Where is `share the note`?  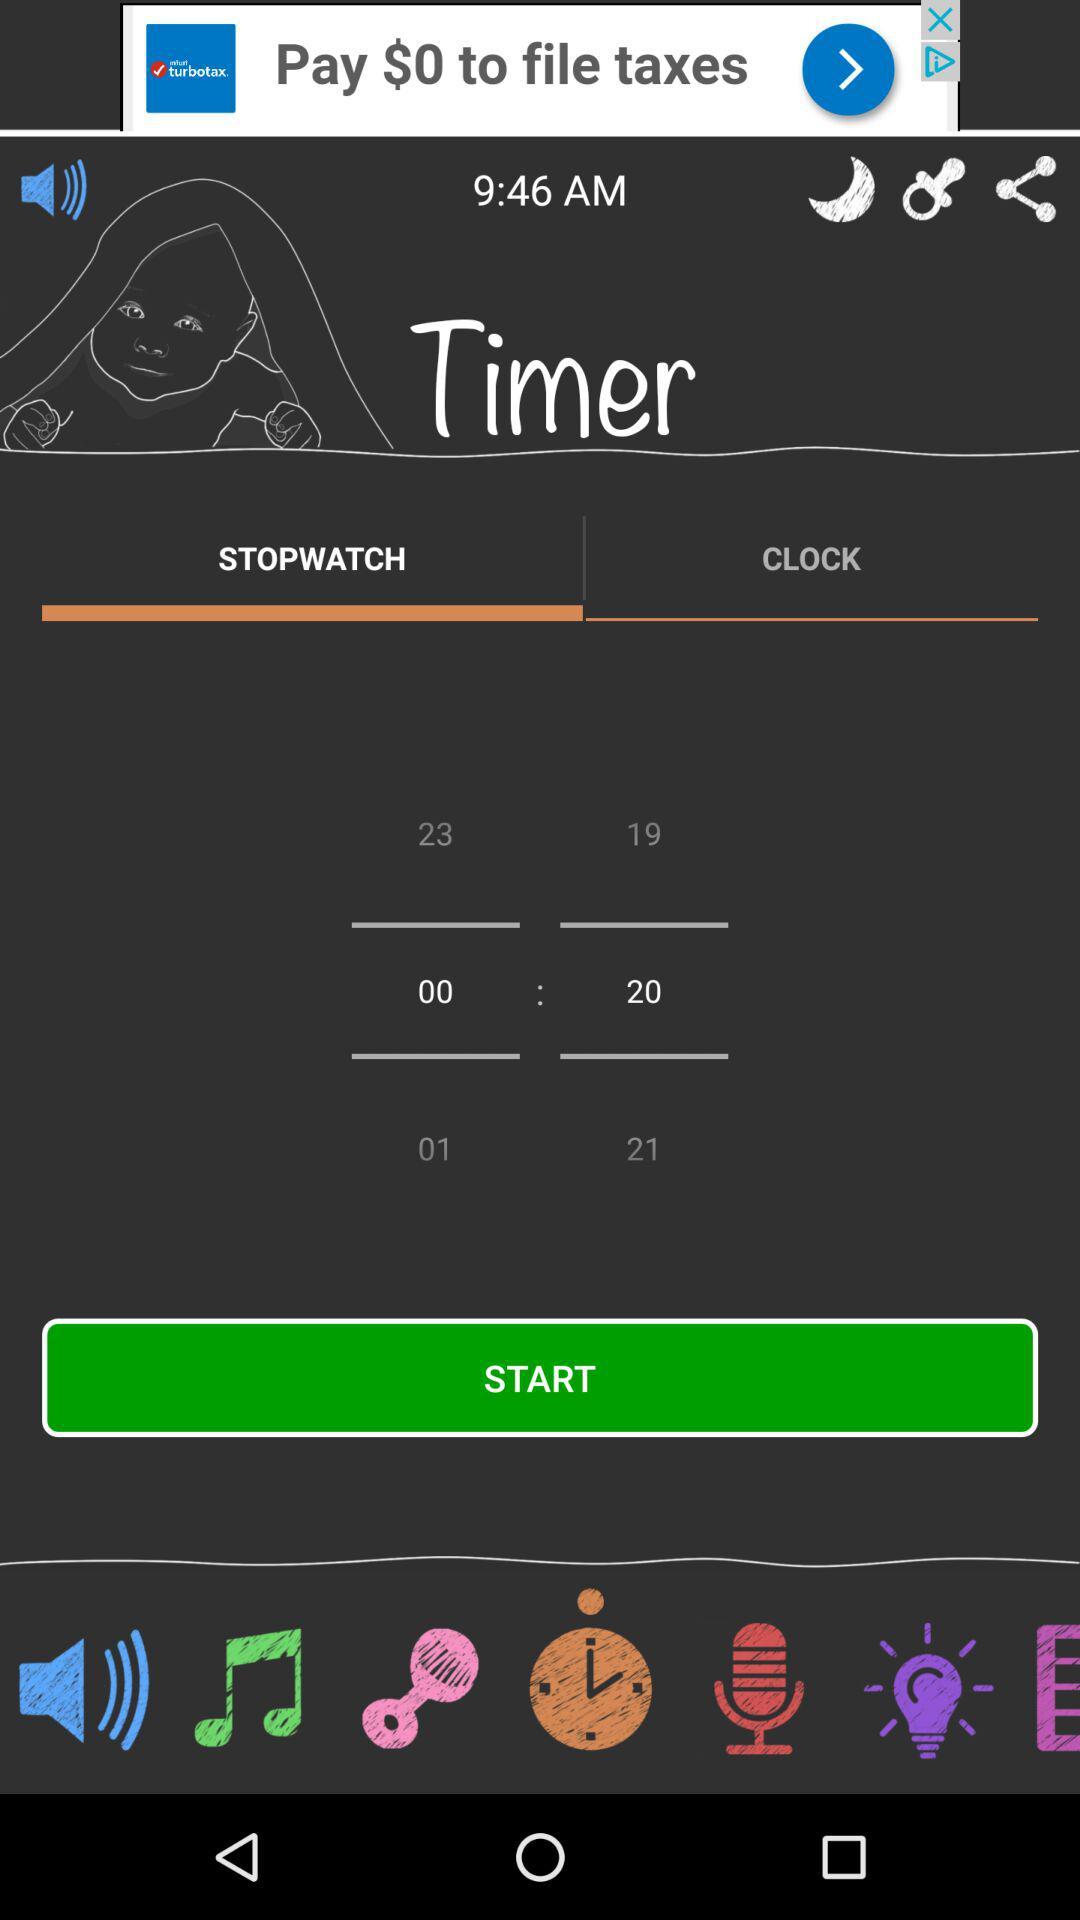
share the note is located at coordinates (1026, 188).